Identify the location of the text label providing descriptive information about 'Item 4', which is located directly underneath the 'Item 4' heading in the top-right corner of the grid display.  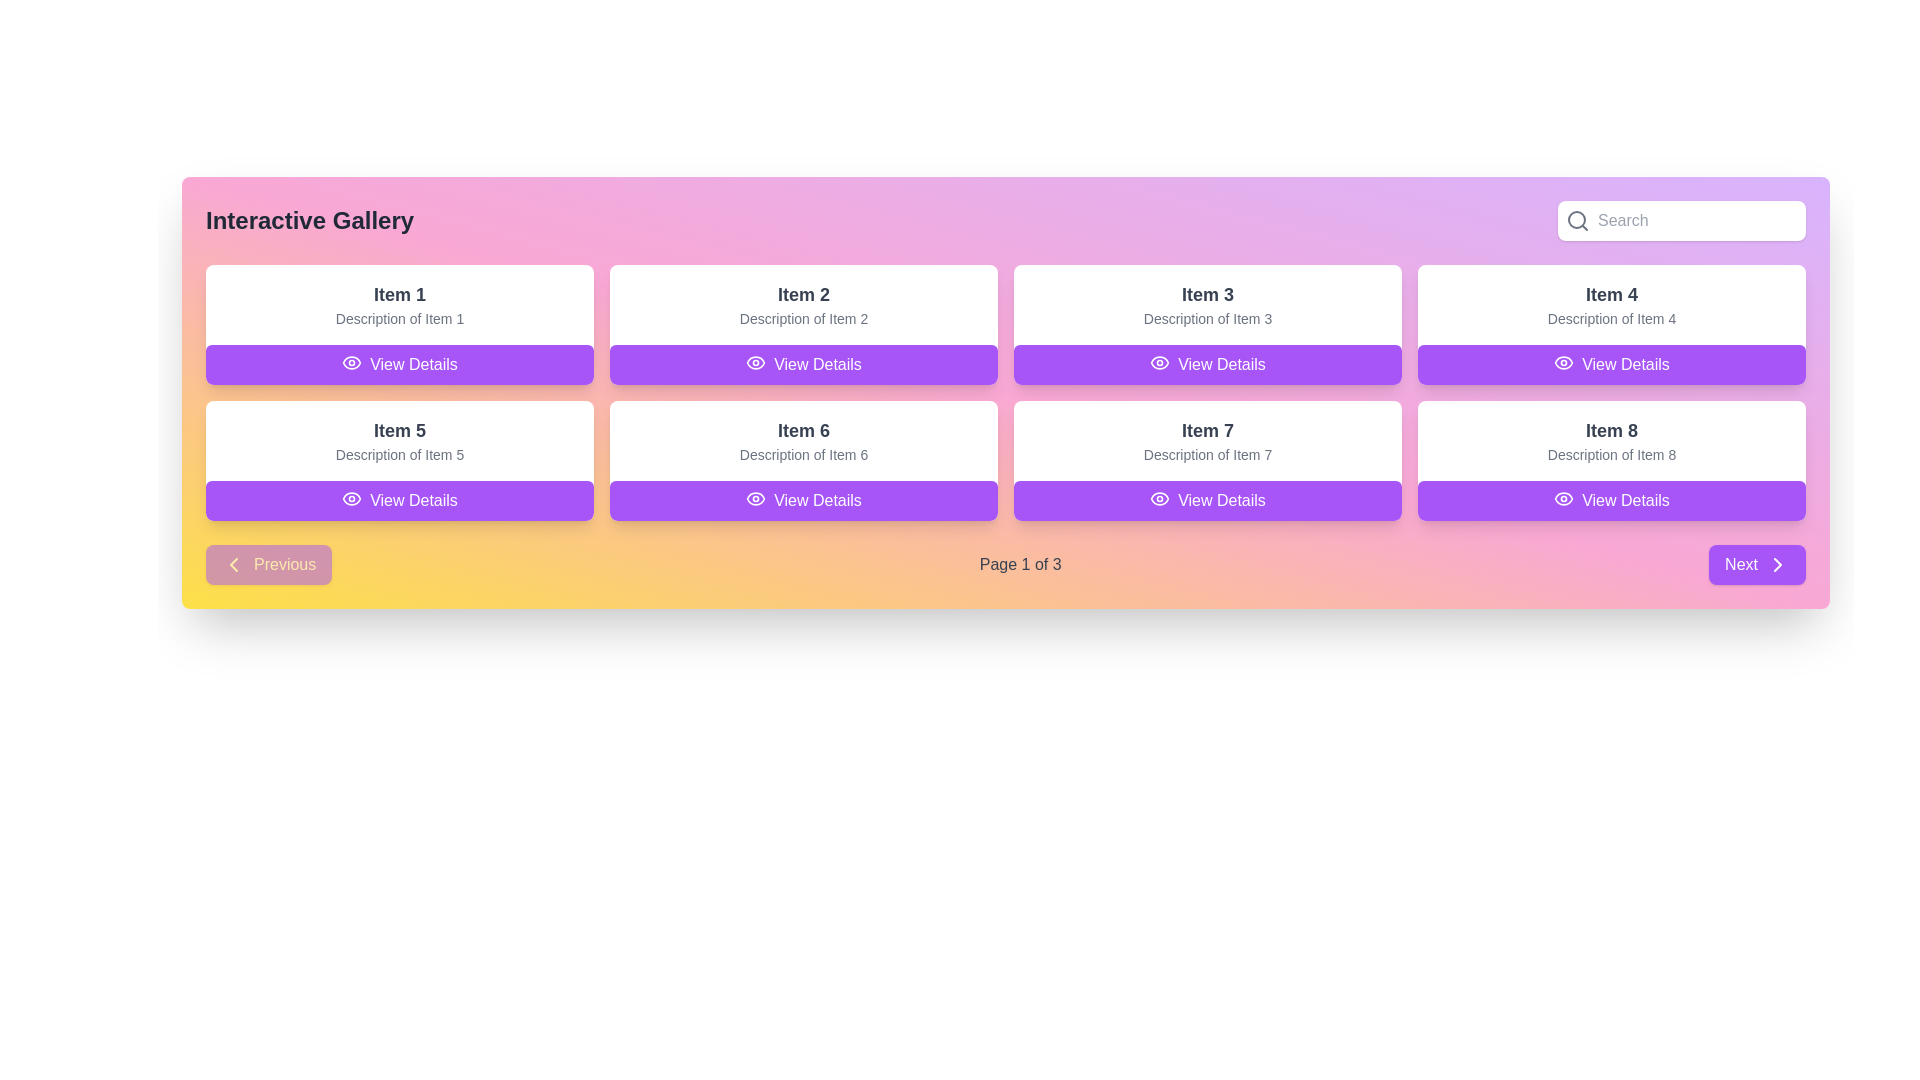
(1612, 318).